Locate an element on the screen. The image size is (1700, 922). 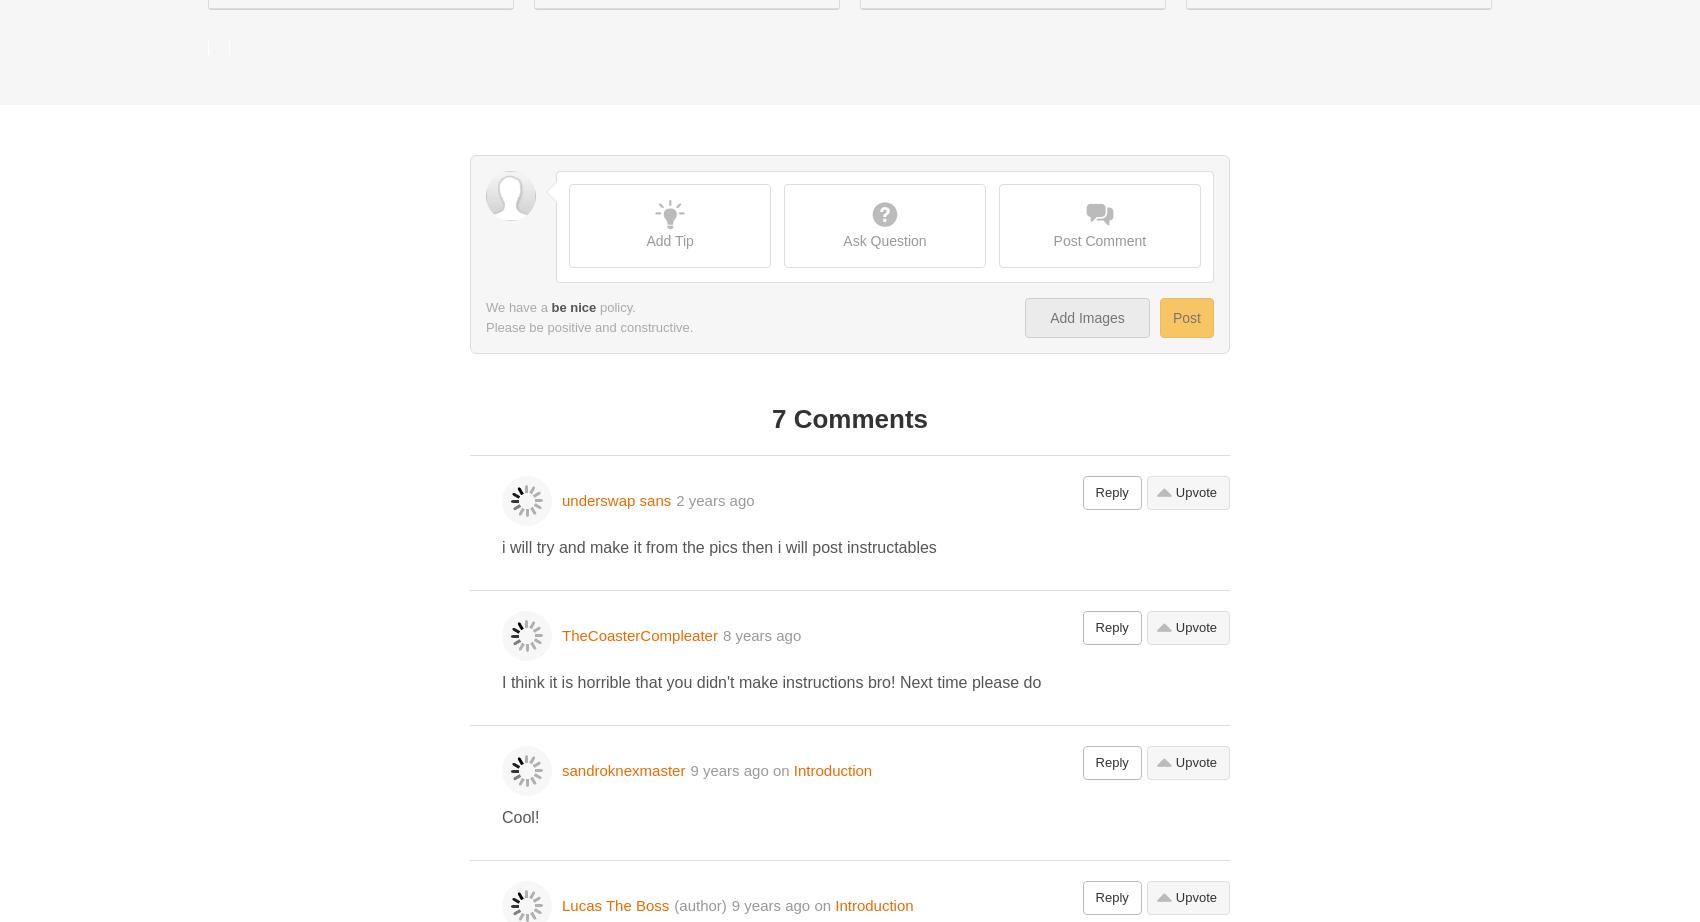
'Post' is located at coordinates (1185, 316).